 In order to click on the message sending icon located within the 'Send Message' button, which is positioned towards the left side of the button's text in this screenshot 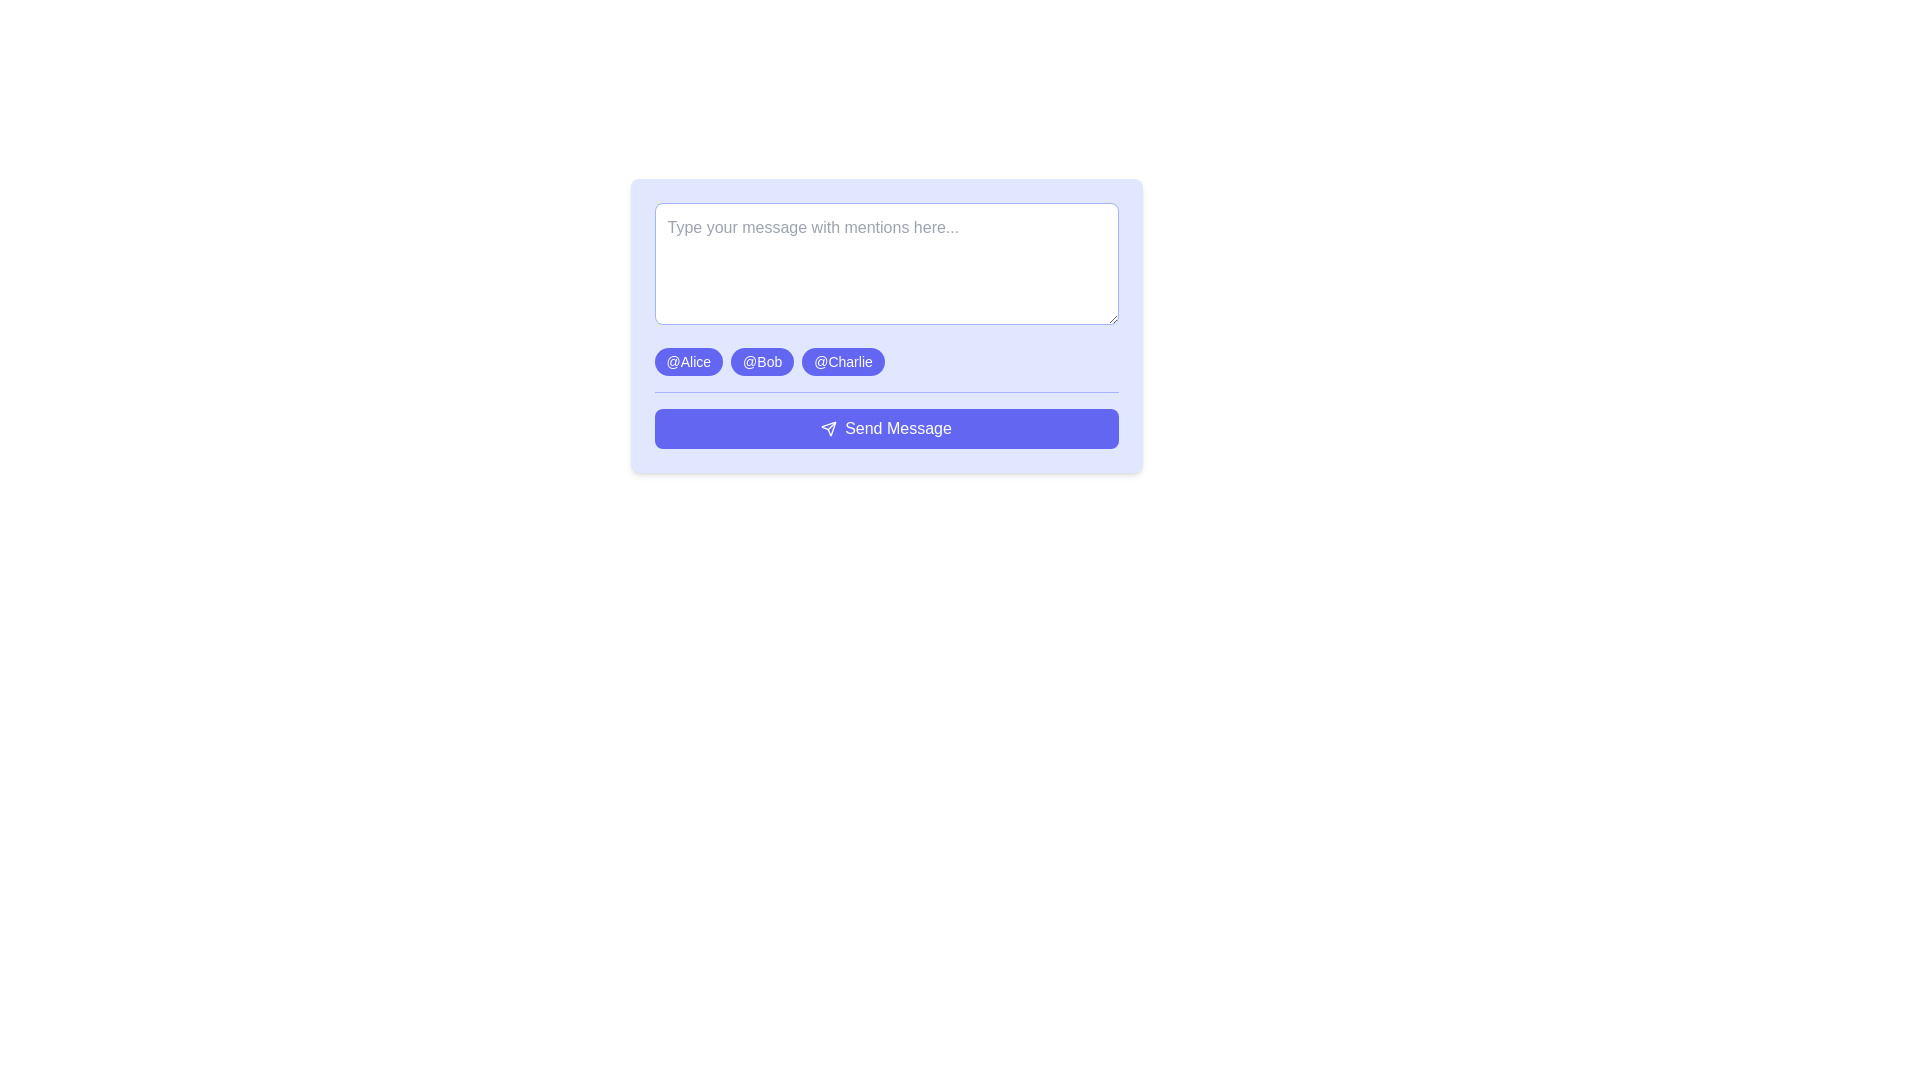, I will do `click(829, 427)`.